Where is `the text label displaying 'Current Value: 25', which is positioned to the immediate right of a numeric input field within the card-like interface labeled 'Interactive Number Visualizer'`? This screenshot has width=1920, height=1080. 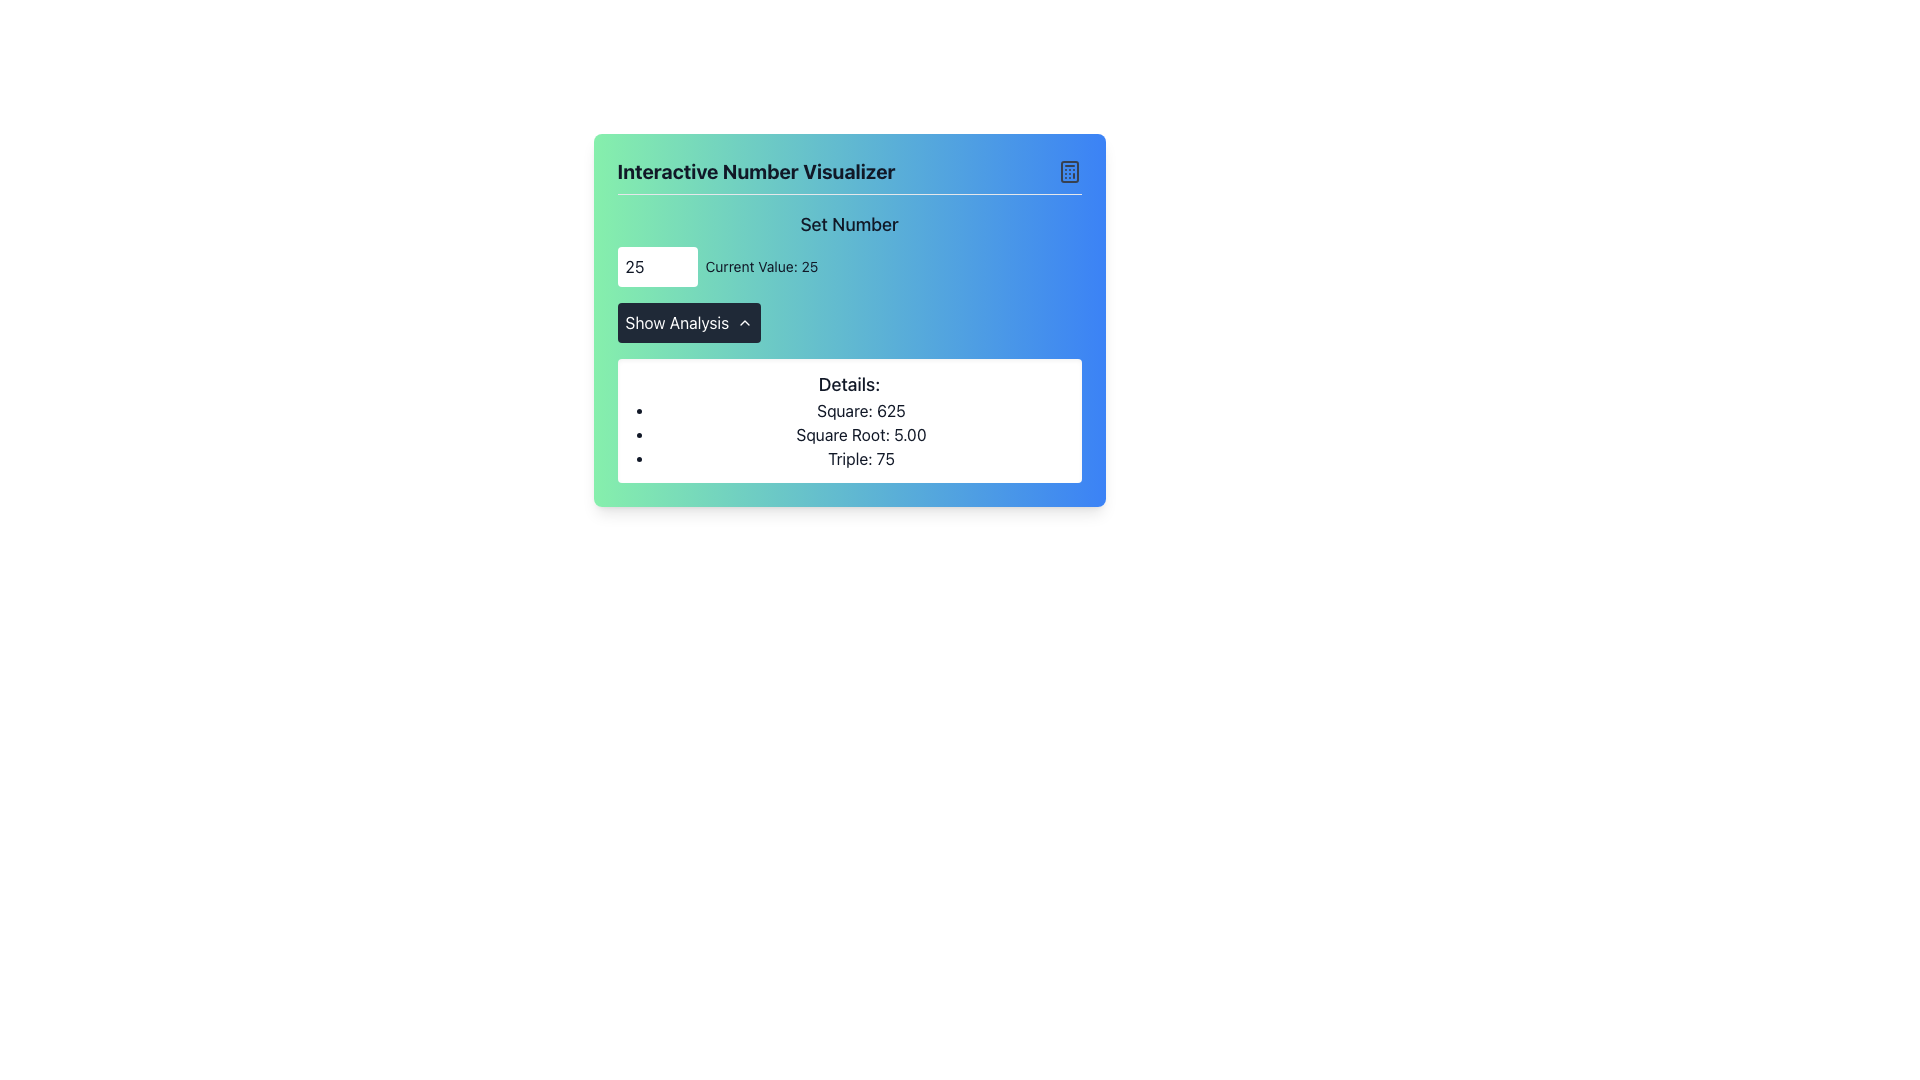
the text label displaying 'Current Value: 25', which is positioned to the immediate right of a numeric input field within the card-like interface labeled 'Interactive Number Visualizer' is located at coordinates (760, 265).